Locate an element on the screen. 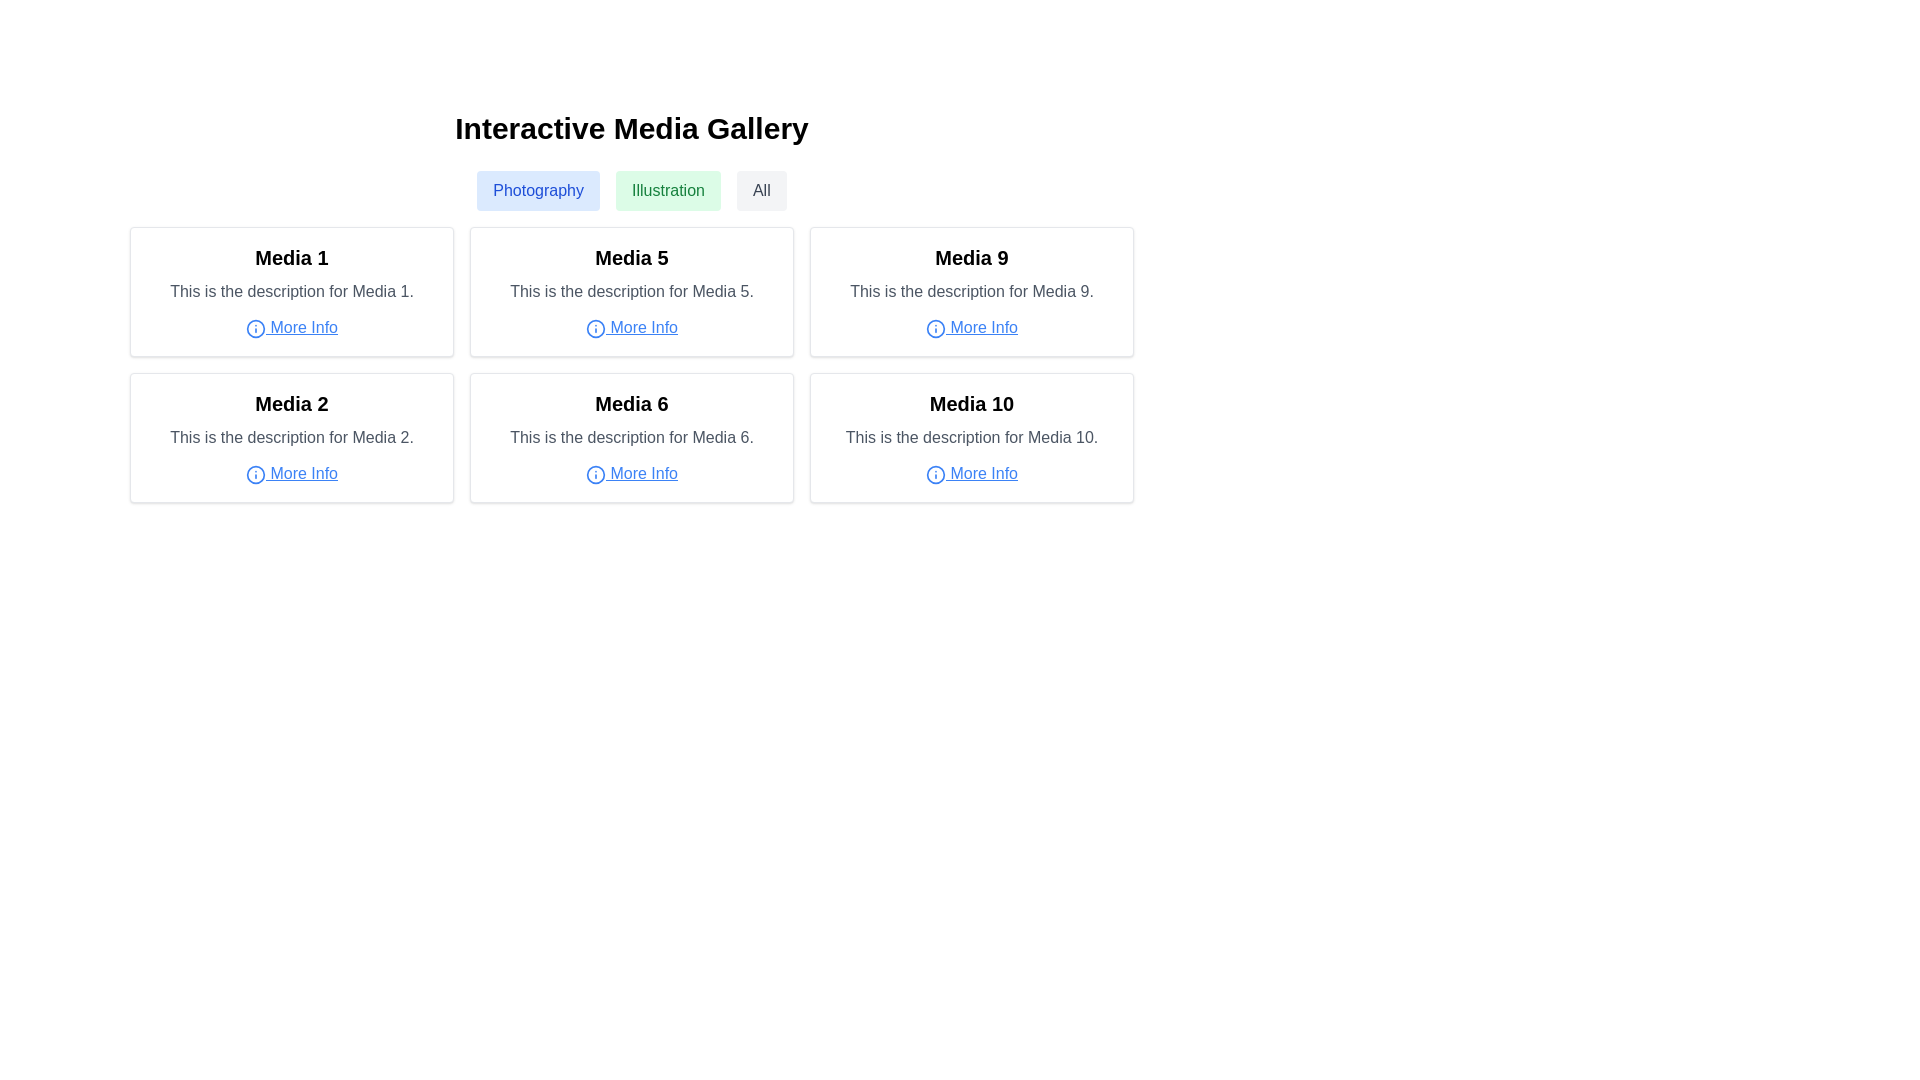 Image resolution: width=1920 pixels, height=1080 pixels. the title text label of the media item located at the top of the second card in the bottom row of the grid view is located at coordinates (971, 404).